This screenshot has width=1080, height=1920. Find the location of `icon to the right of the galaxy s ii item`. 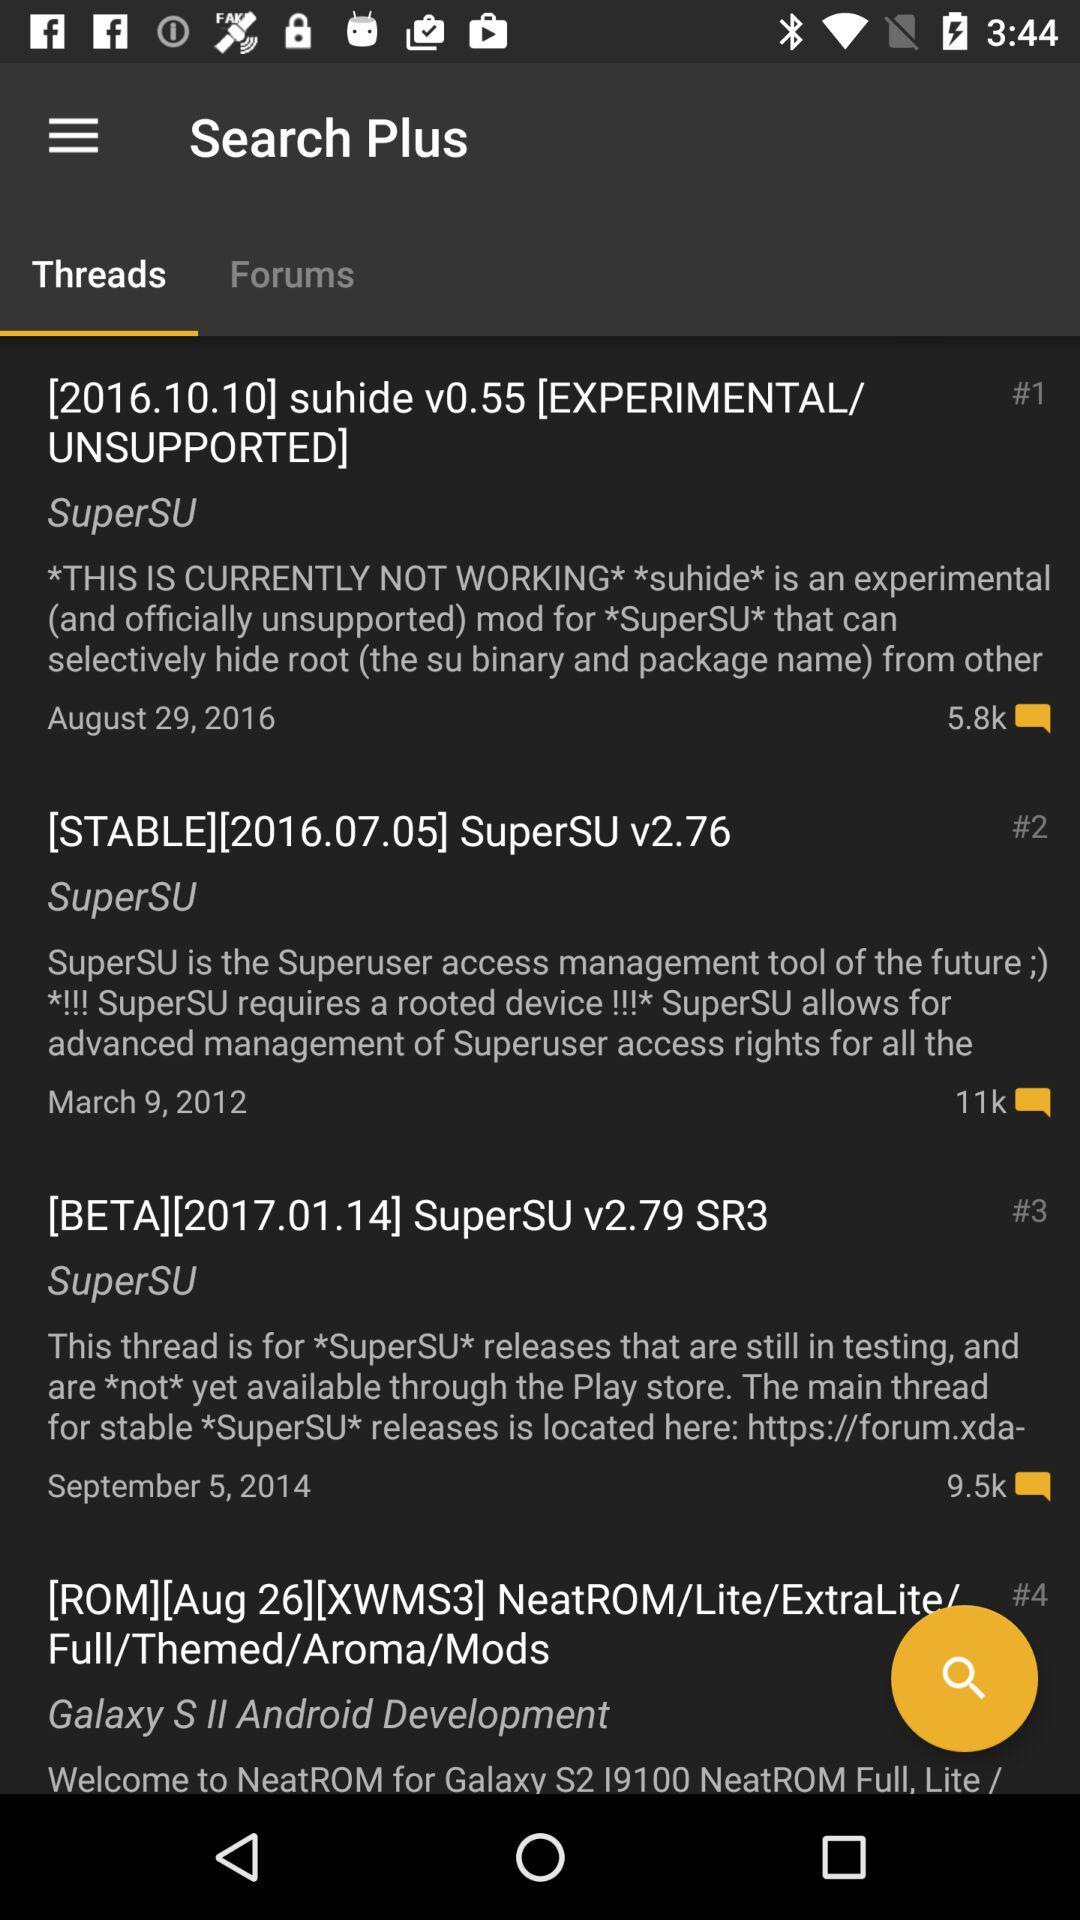

icon to the right of the galaxy s ii item is located at coordinates (963, 1678).